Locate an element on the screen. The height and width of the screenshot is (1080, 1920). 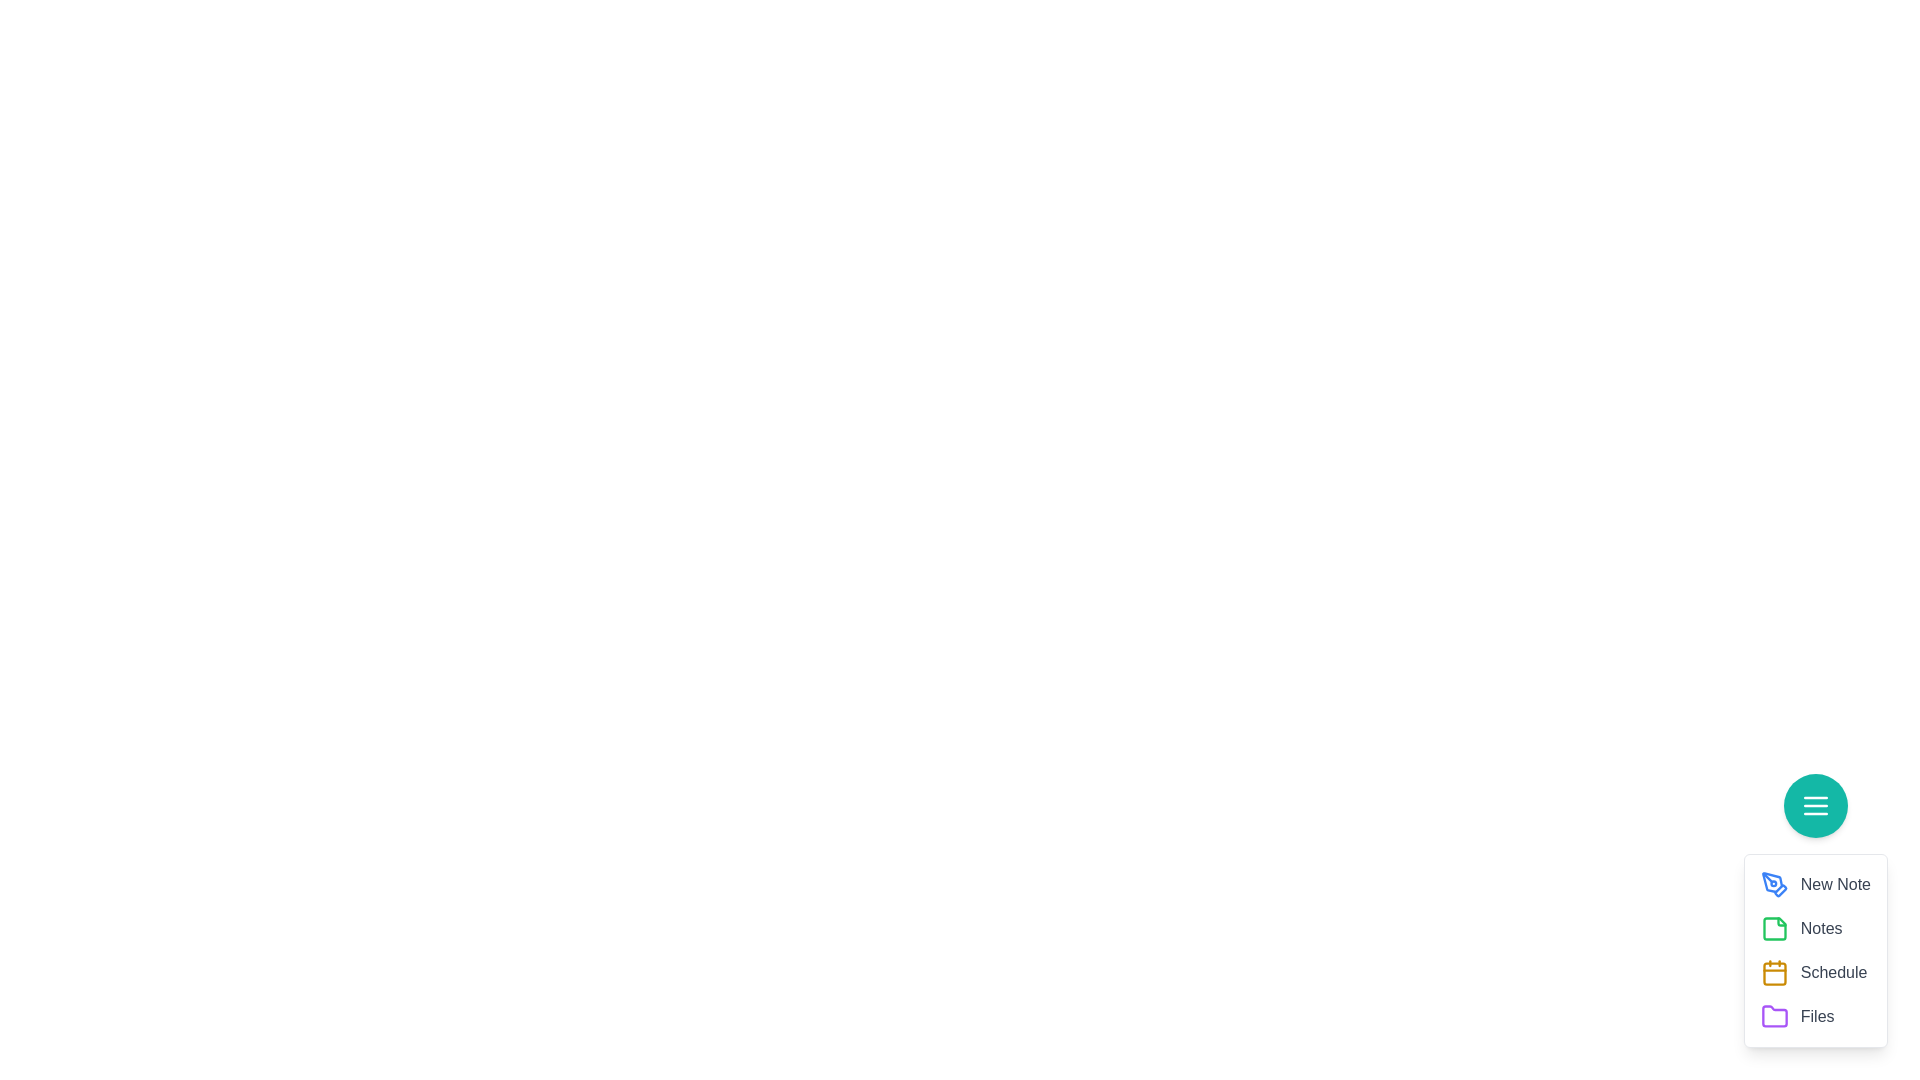
the New Note from the speed dial menu is located at coordinates (1774, 883).